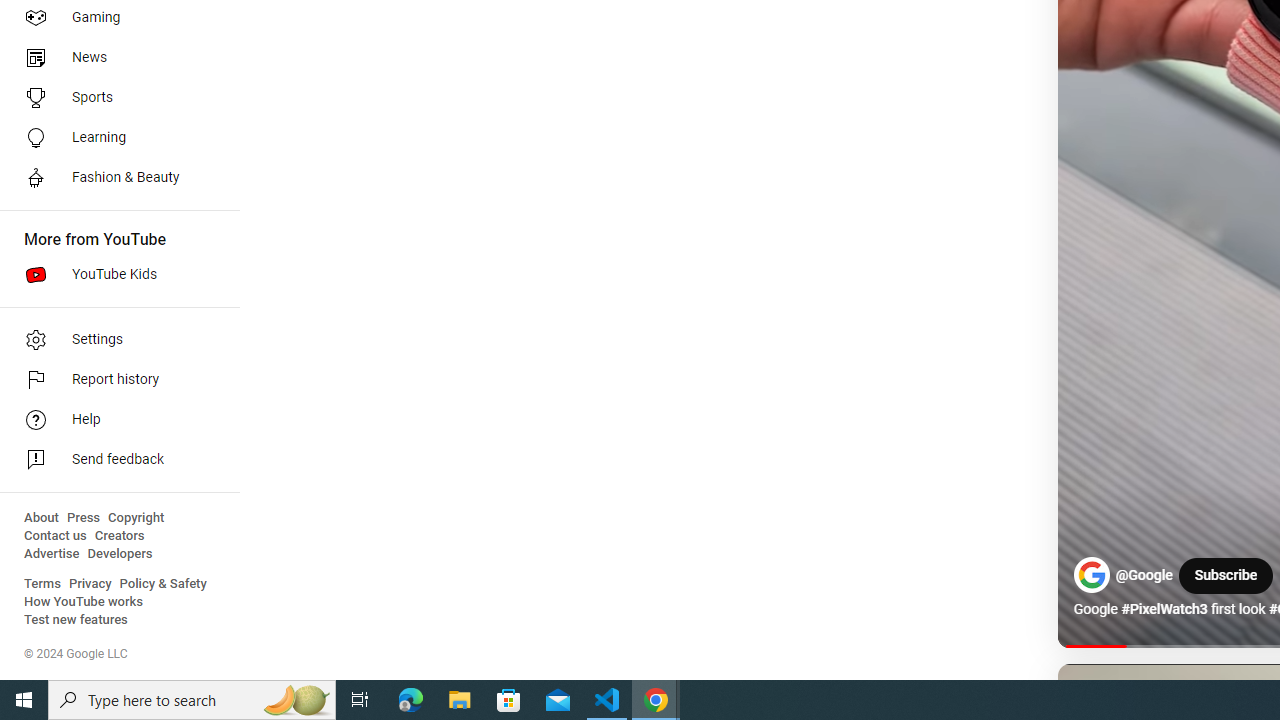  Describe the element at coordinates (163, 584) in the screenshot. I see `'Policy & Safety'` at that location.